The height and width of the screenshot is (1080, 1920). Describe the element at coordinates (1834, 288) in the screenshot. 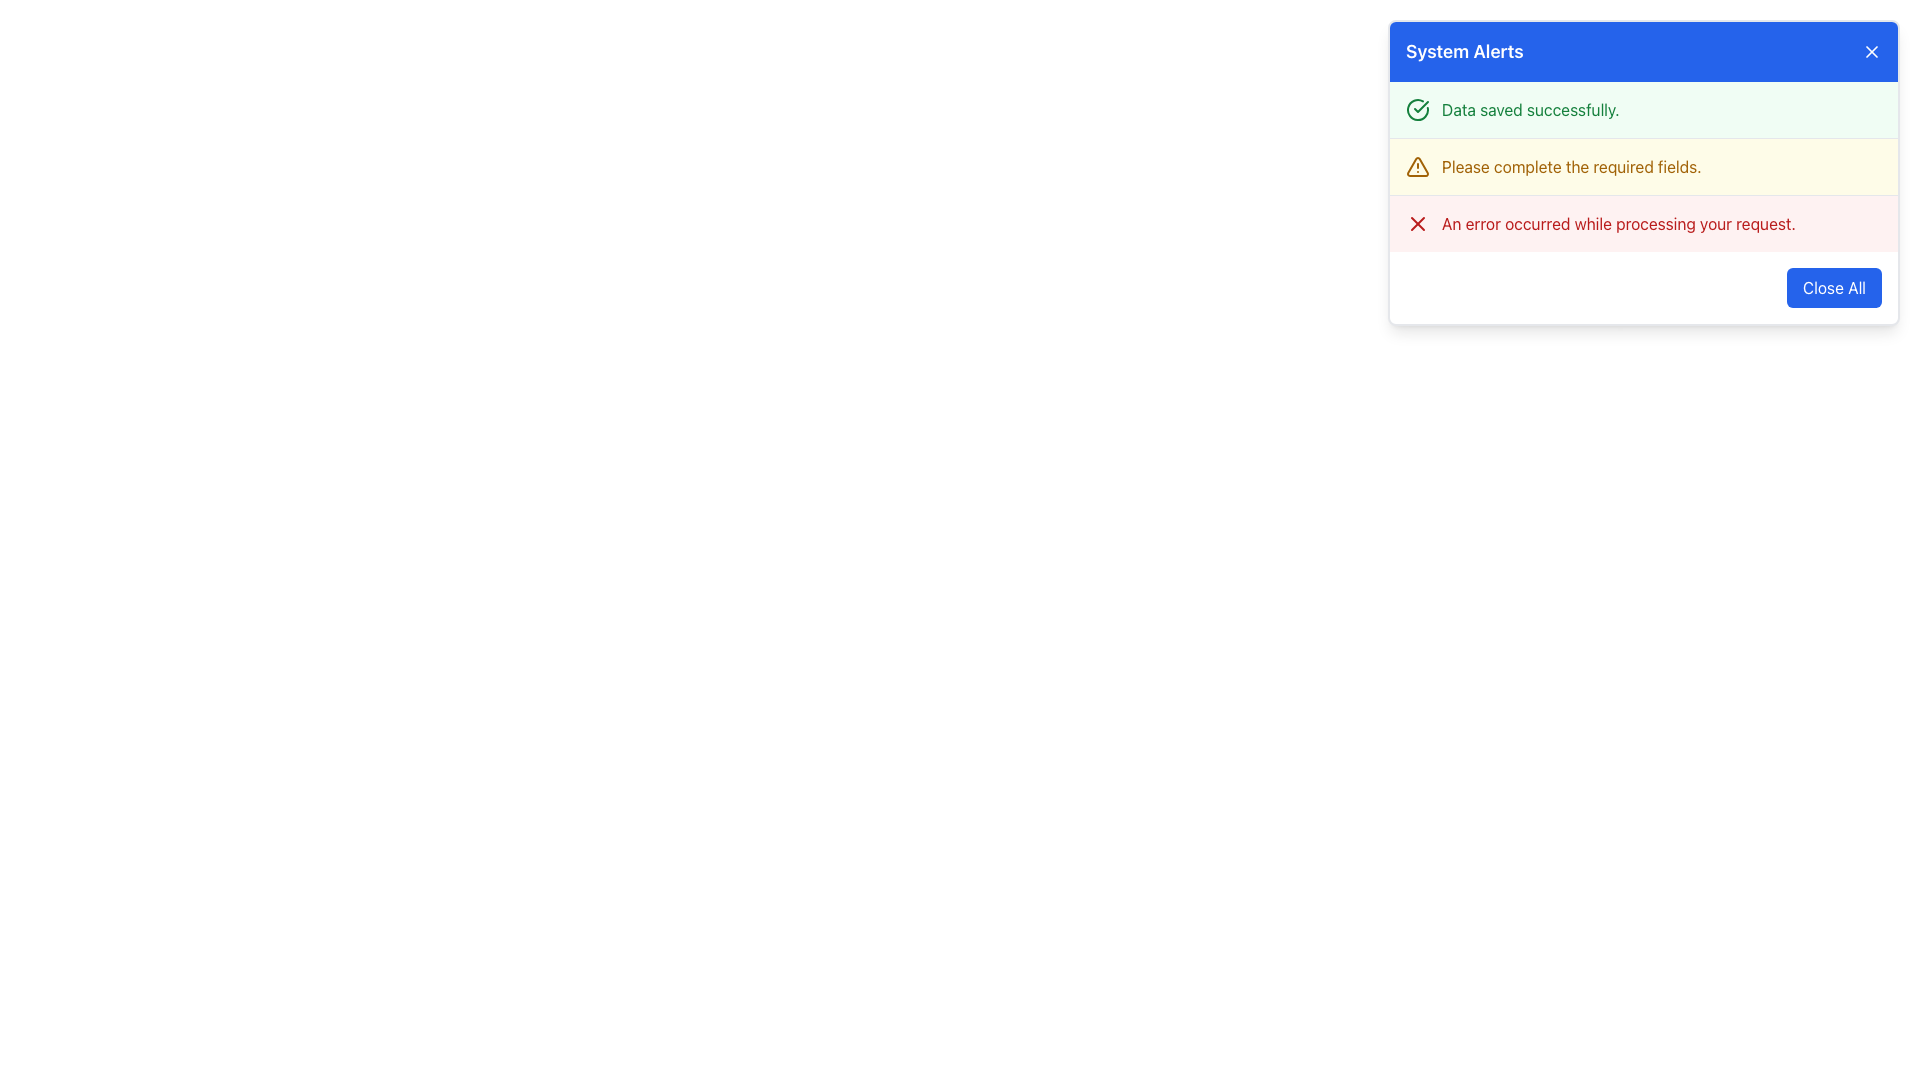

I see `the close button located at the bottom-right corner of the notification panel to change its shade of blue` at that location.